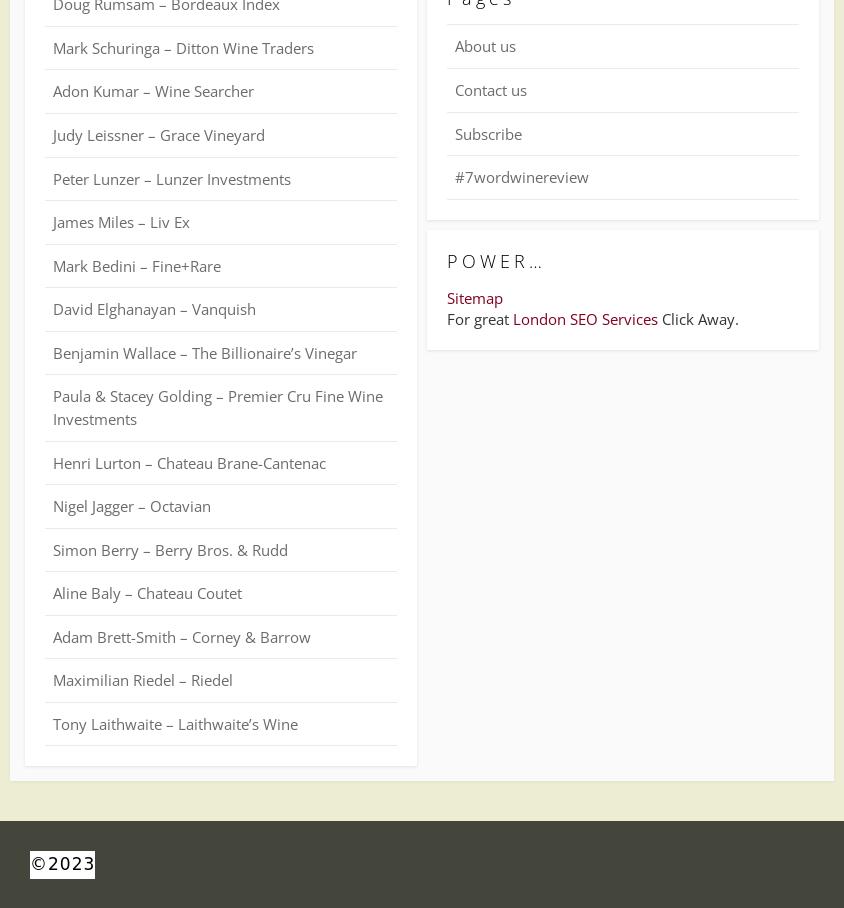  I want to click on 'Mark Schuringa – Ditton Wine Traders', so click(183, 47).